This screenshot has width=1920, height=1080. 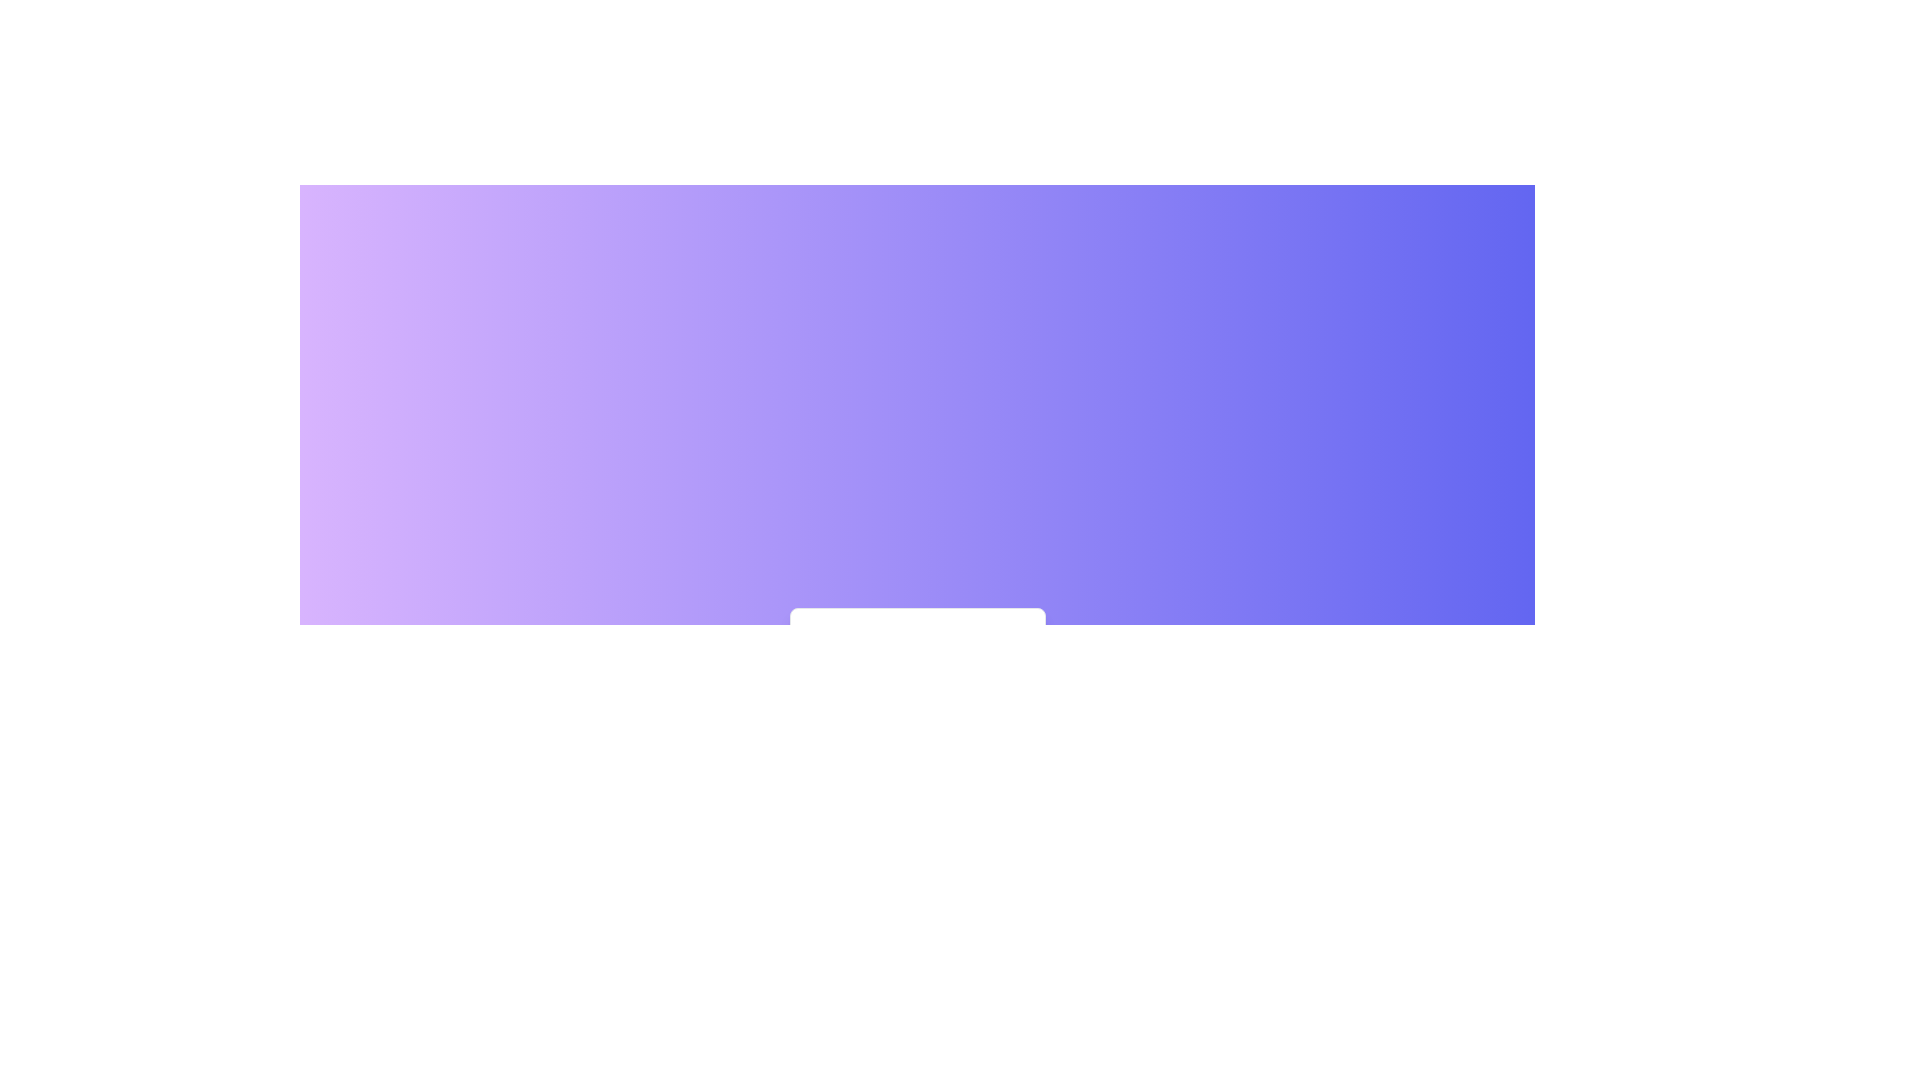 What do you see at coordinates (916, 644) in the screenshot?
I see `the menu option Open File to highlight it` at bounding box center [916, 644].